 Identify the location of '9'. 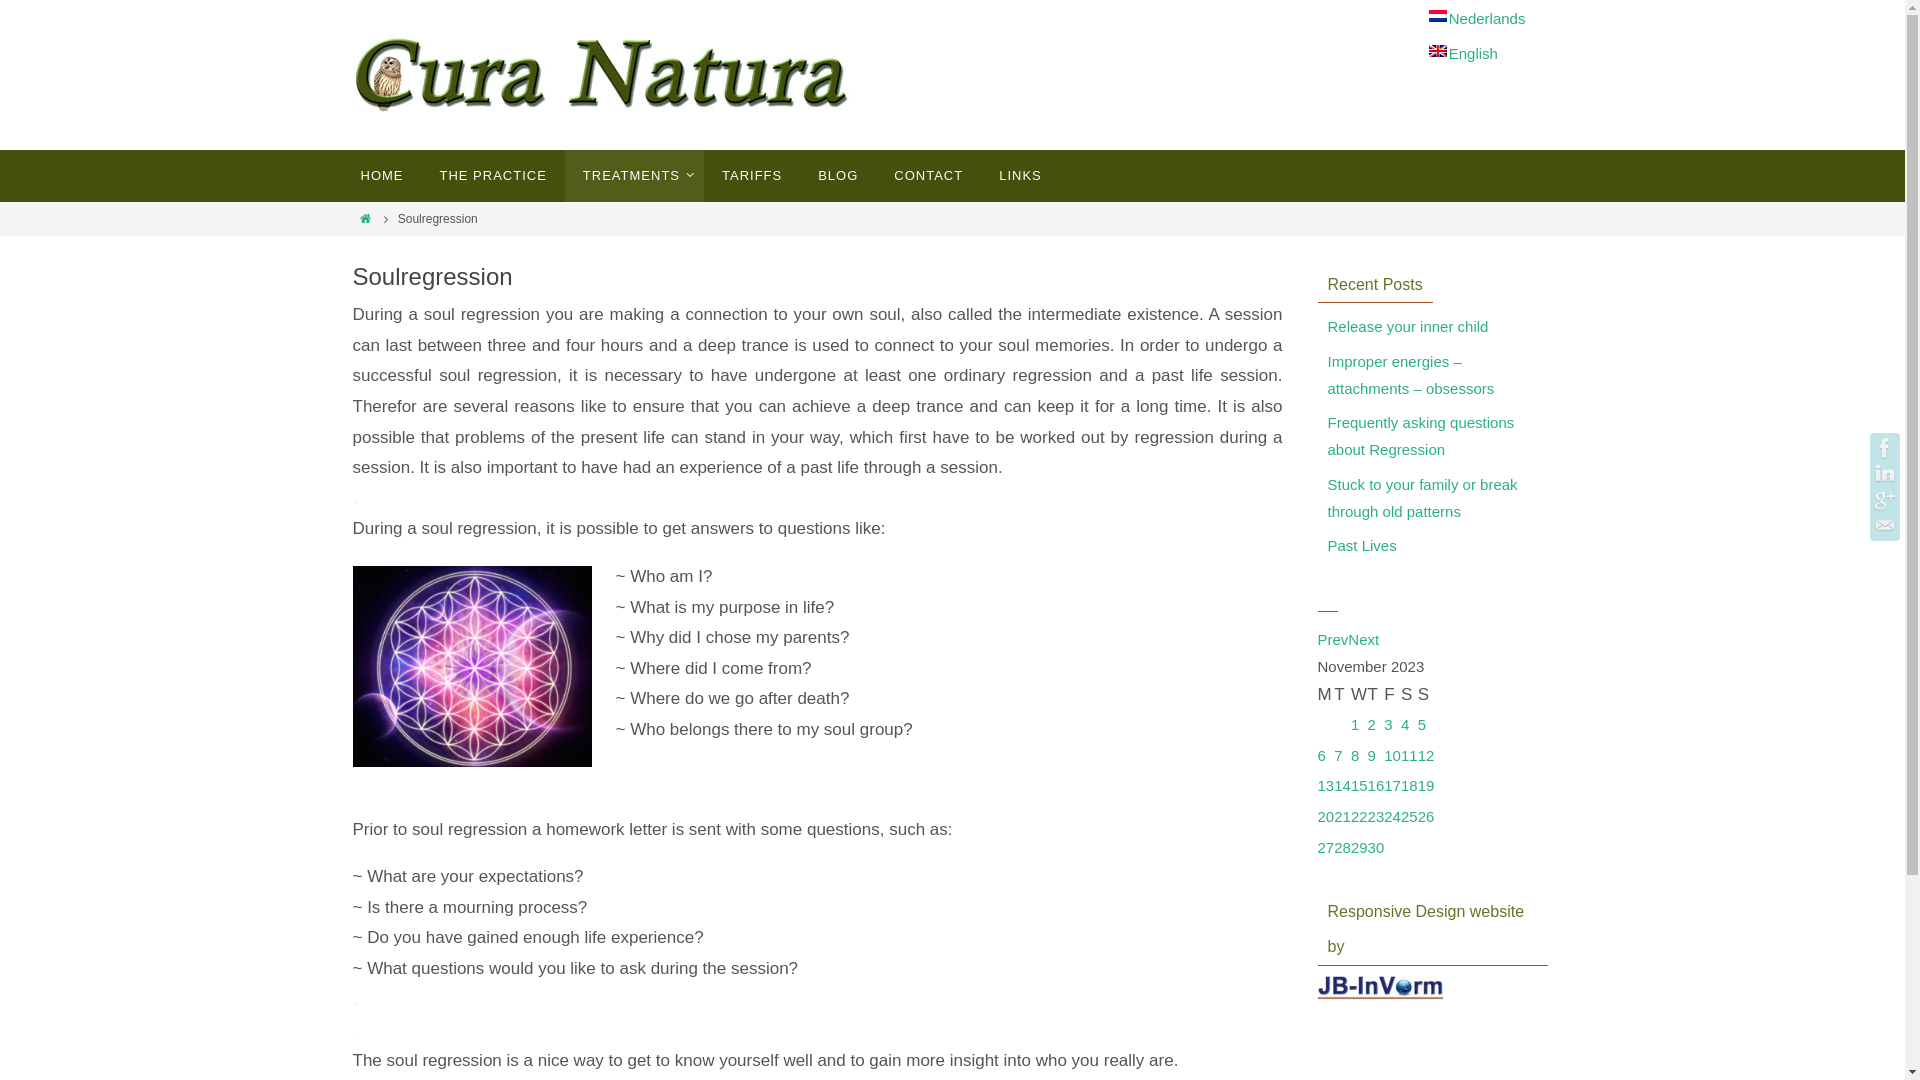
(1371, 756).